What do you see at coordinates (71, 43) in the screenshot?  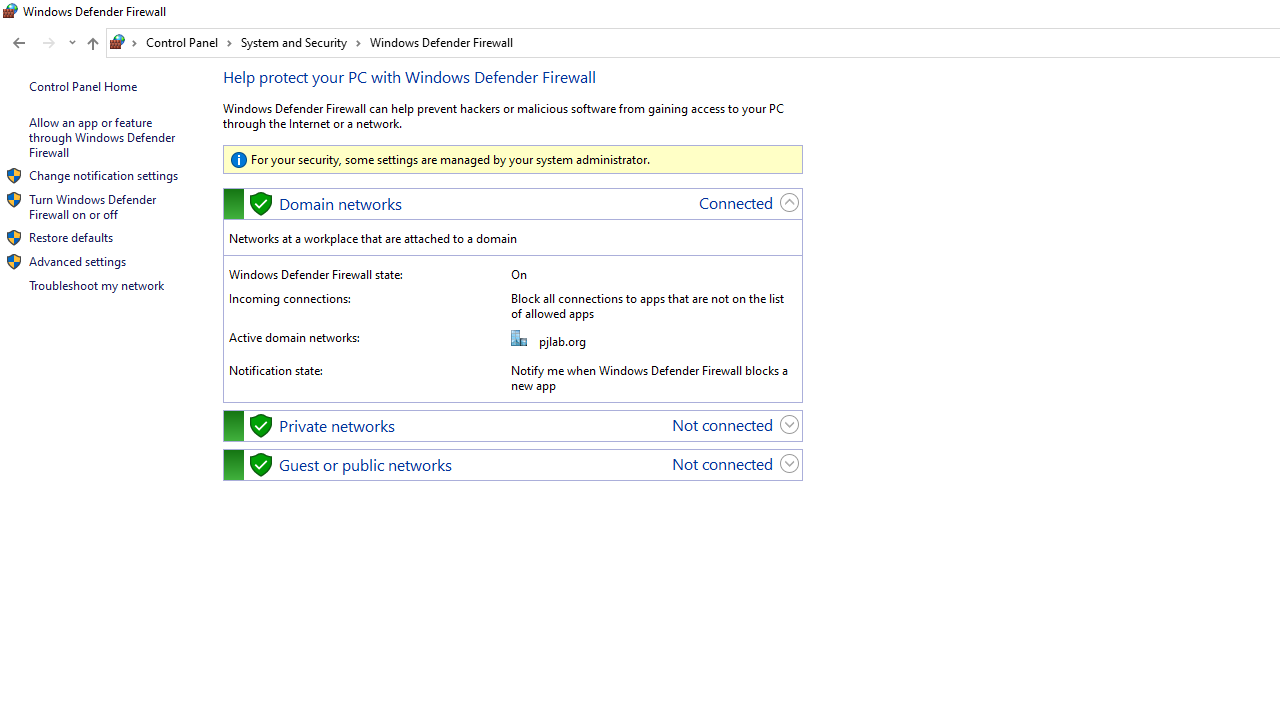 I see `'Recent locations'` at bounding box center [71, 43].